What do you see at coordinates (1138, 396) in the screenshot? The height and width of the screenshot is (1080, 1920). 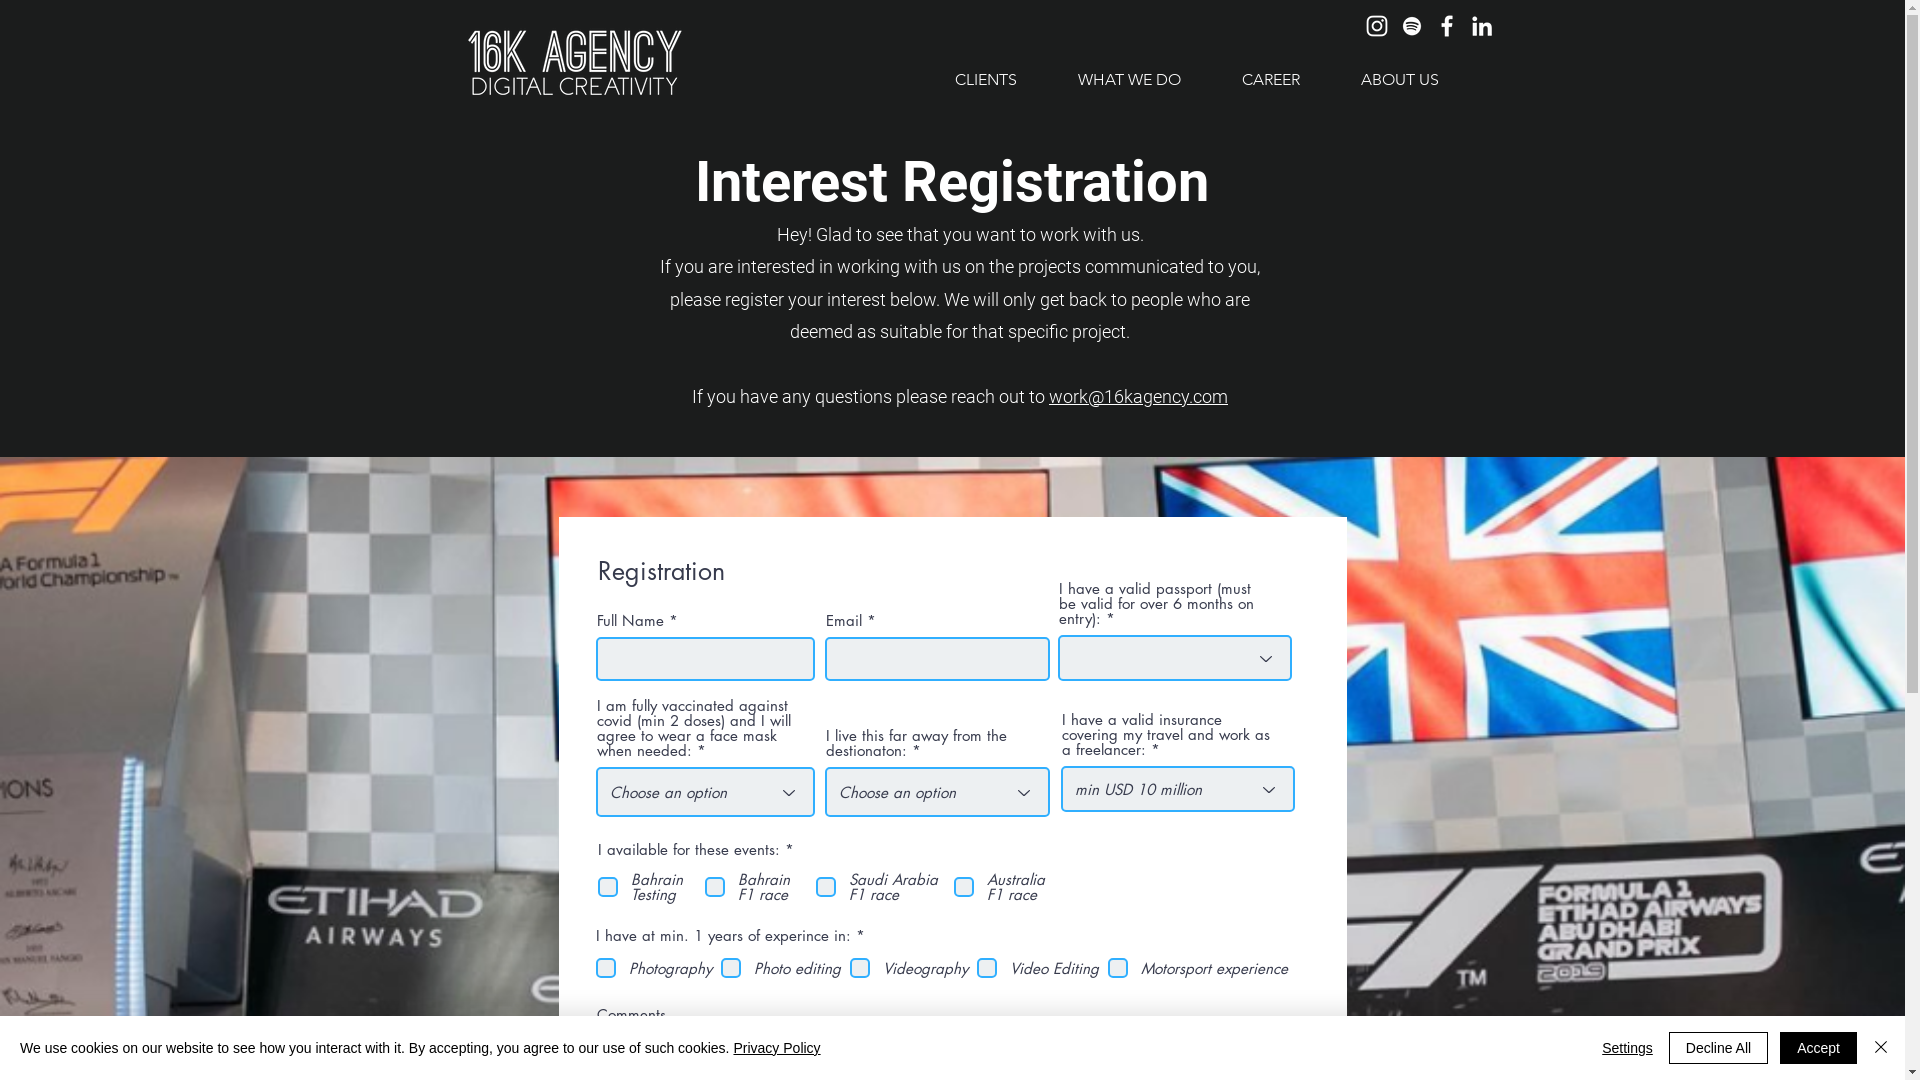 I see `'work@16kagency.com'` at bounding box center [1138, 396].